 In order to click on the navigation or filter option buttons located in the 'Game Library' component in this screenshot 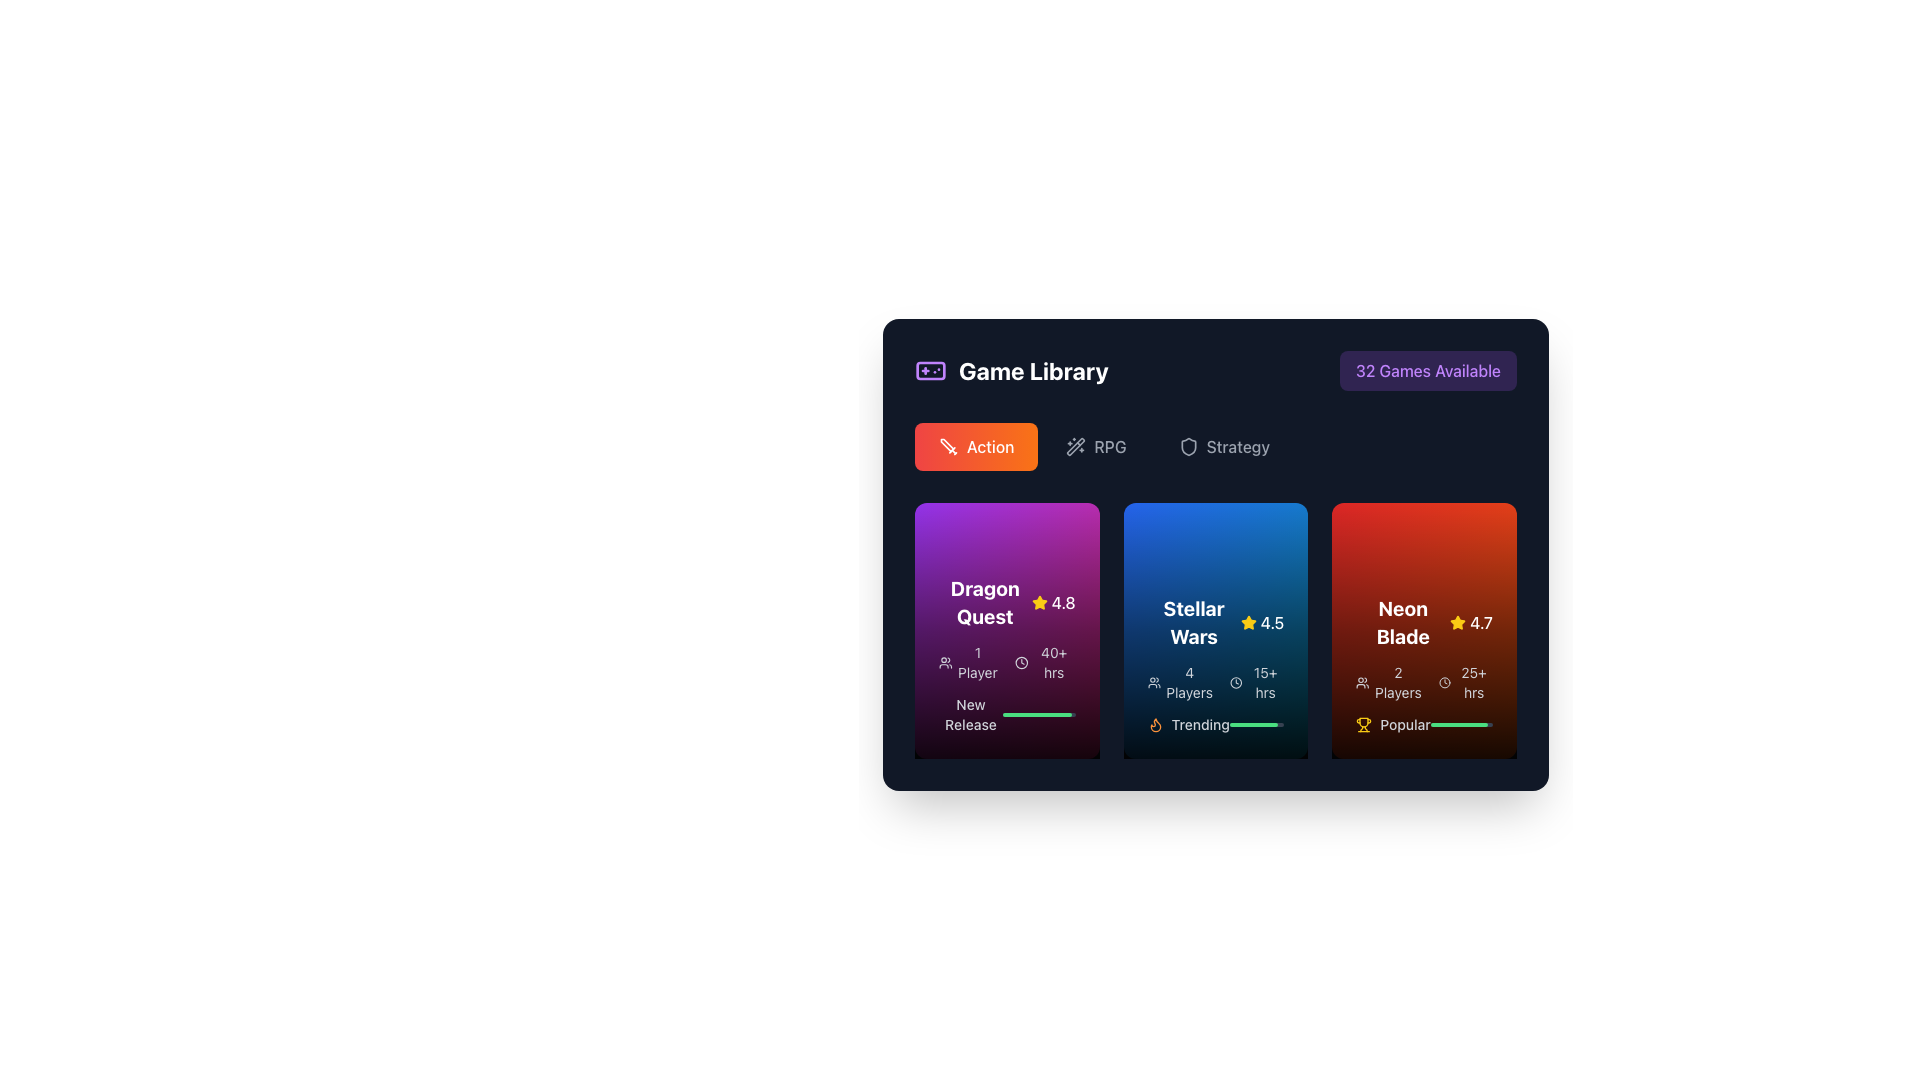, I will do `click(1214, 446)`.